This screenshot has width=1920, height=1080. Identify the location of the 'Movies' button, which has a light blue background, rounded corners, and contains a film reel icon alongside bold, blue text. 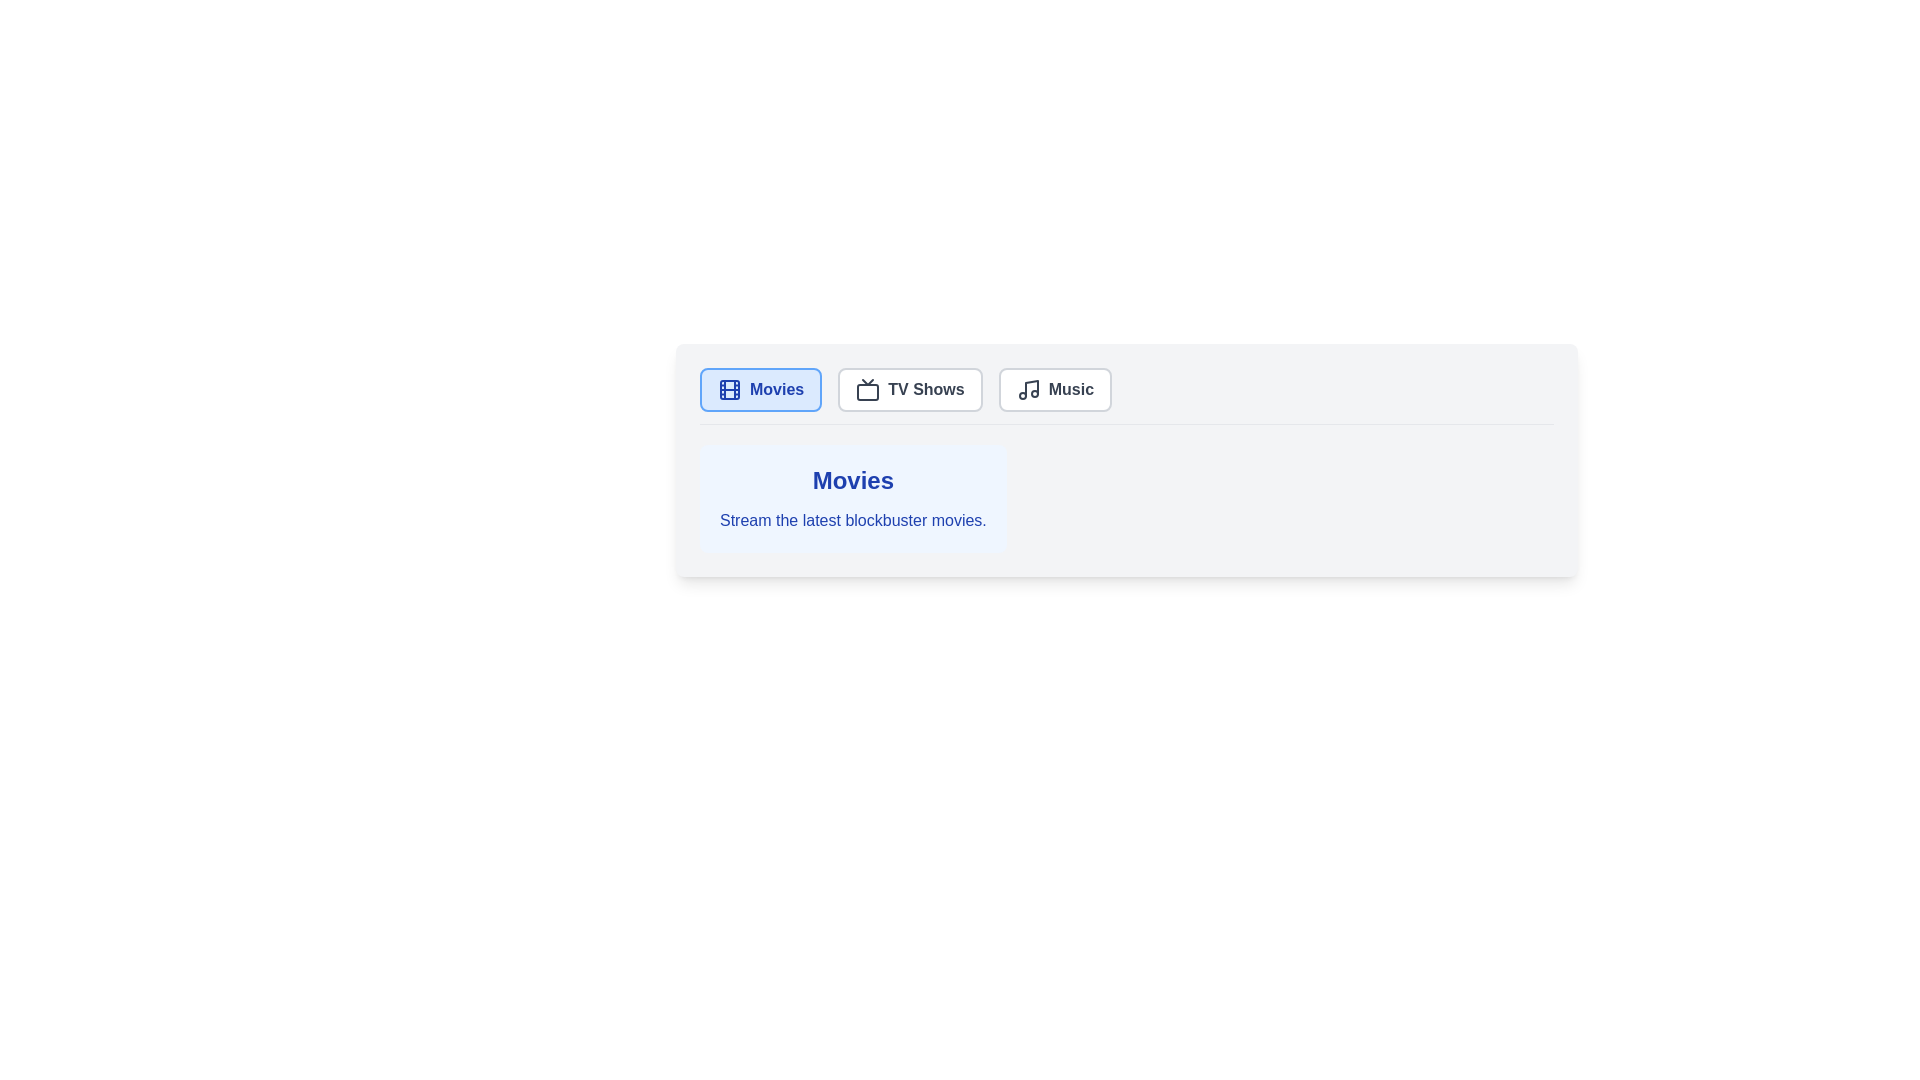
(760, 389).